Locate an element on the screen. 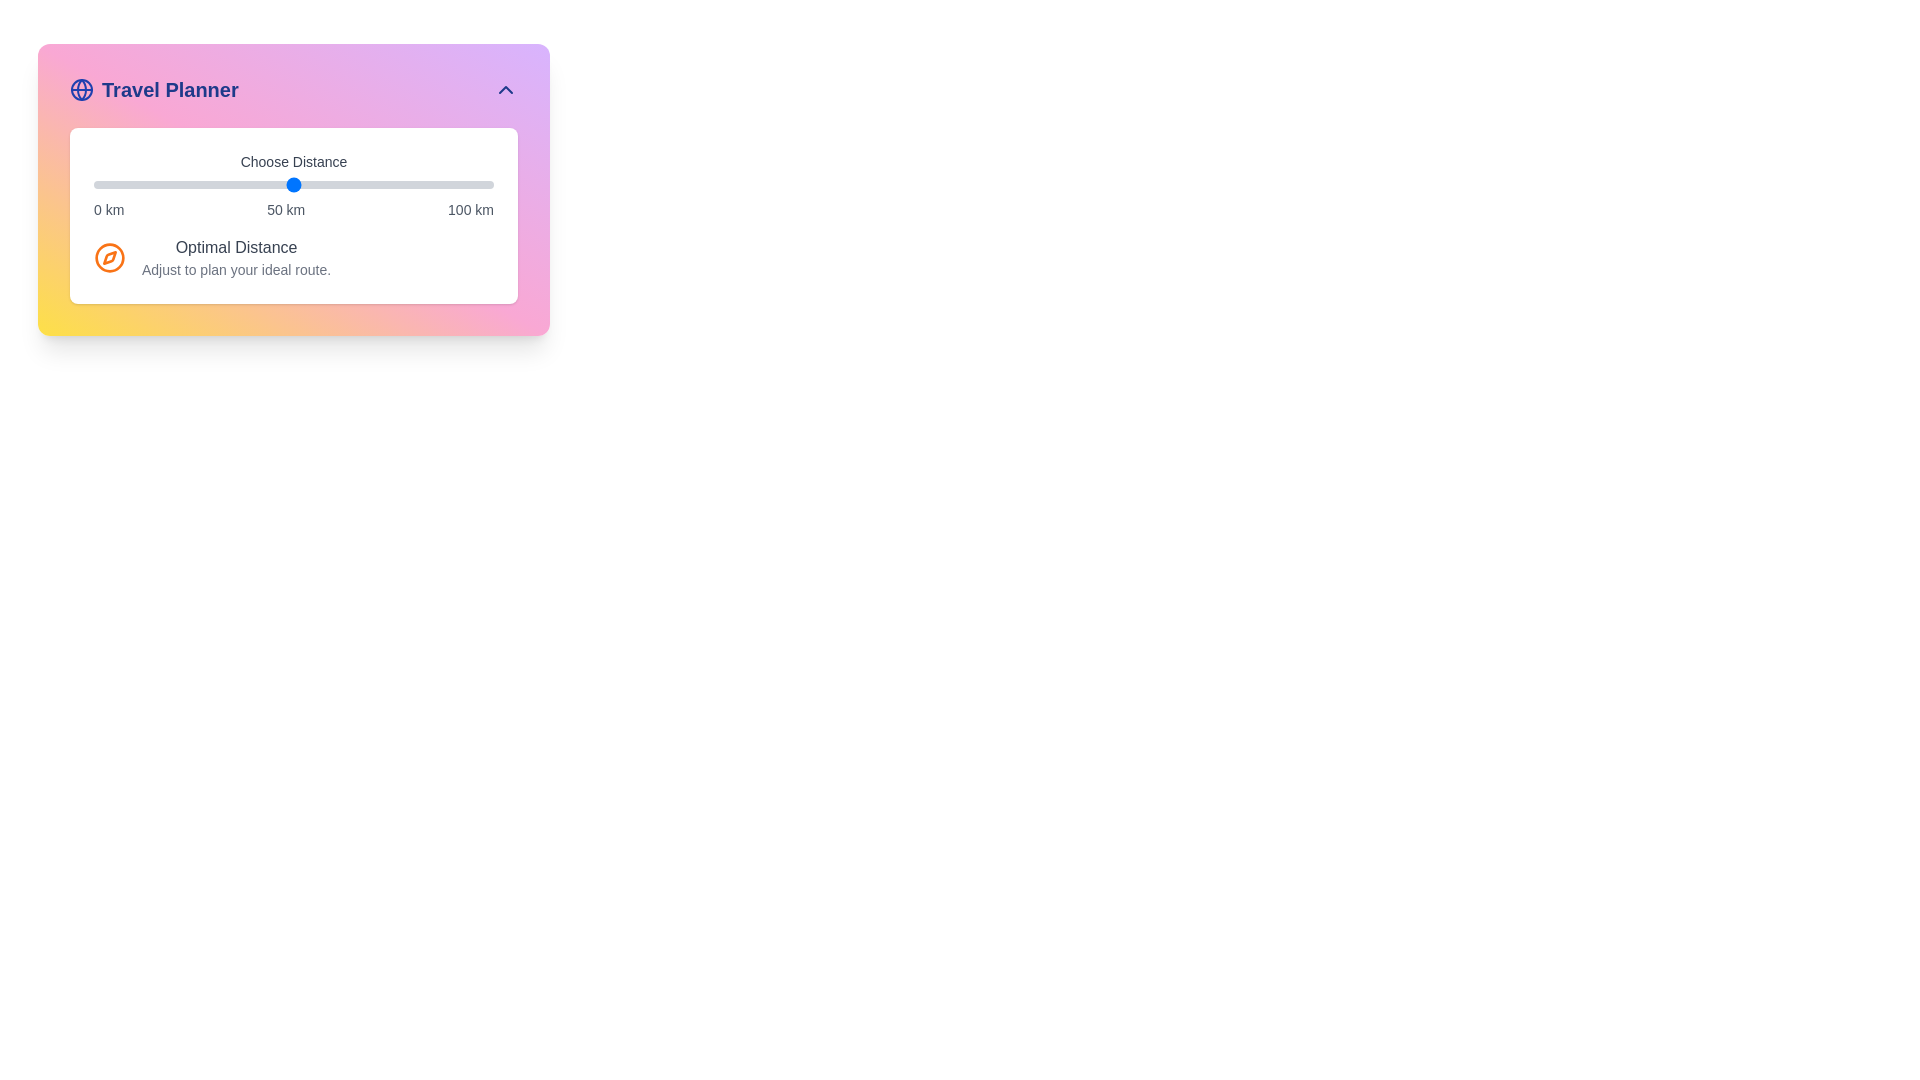 This screenshot has width=1920, height=1080. the distance slider is located at coordinates (253, 185).